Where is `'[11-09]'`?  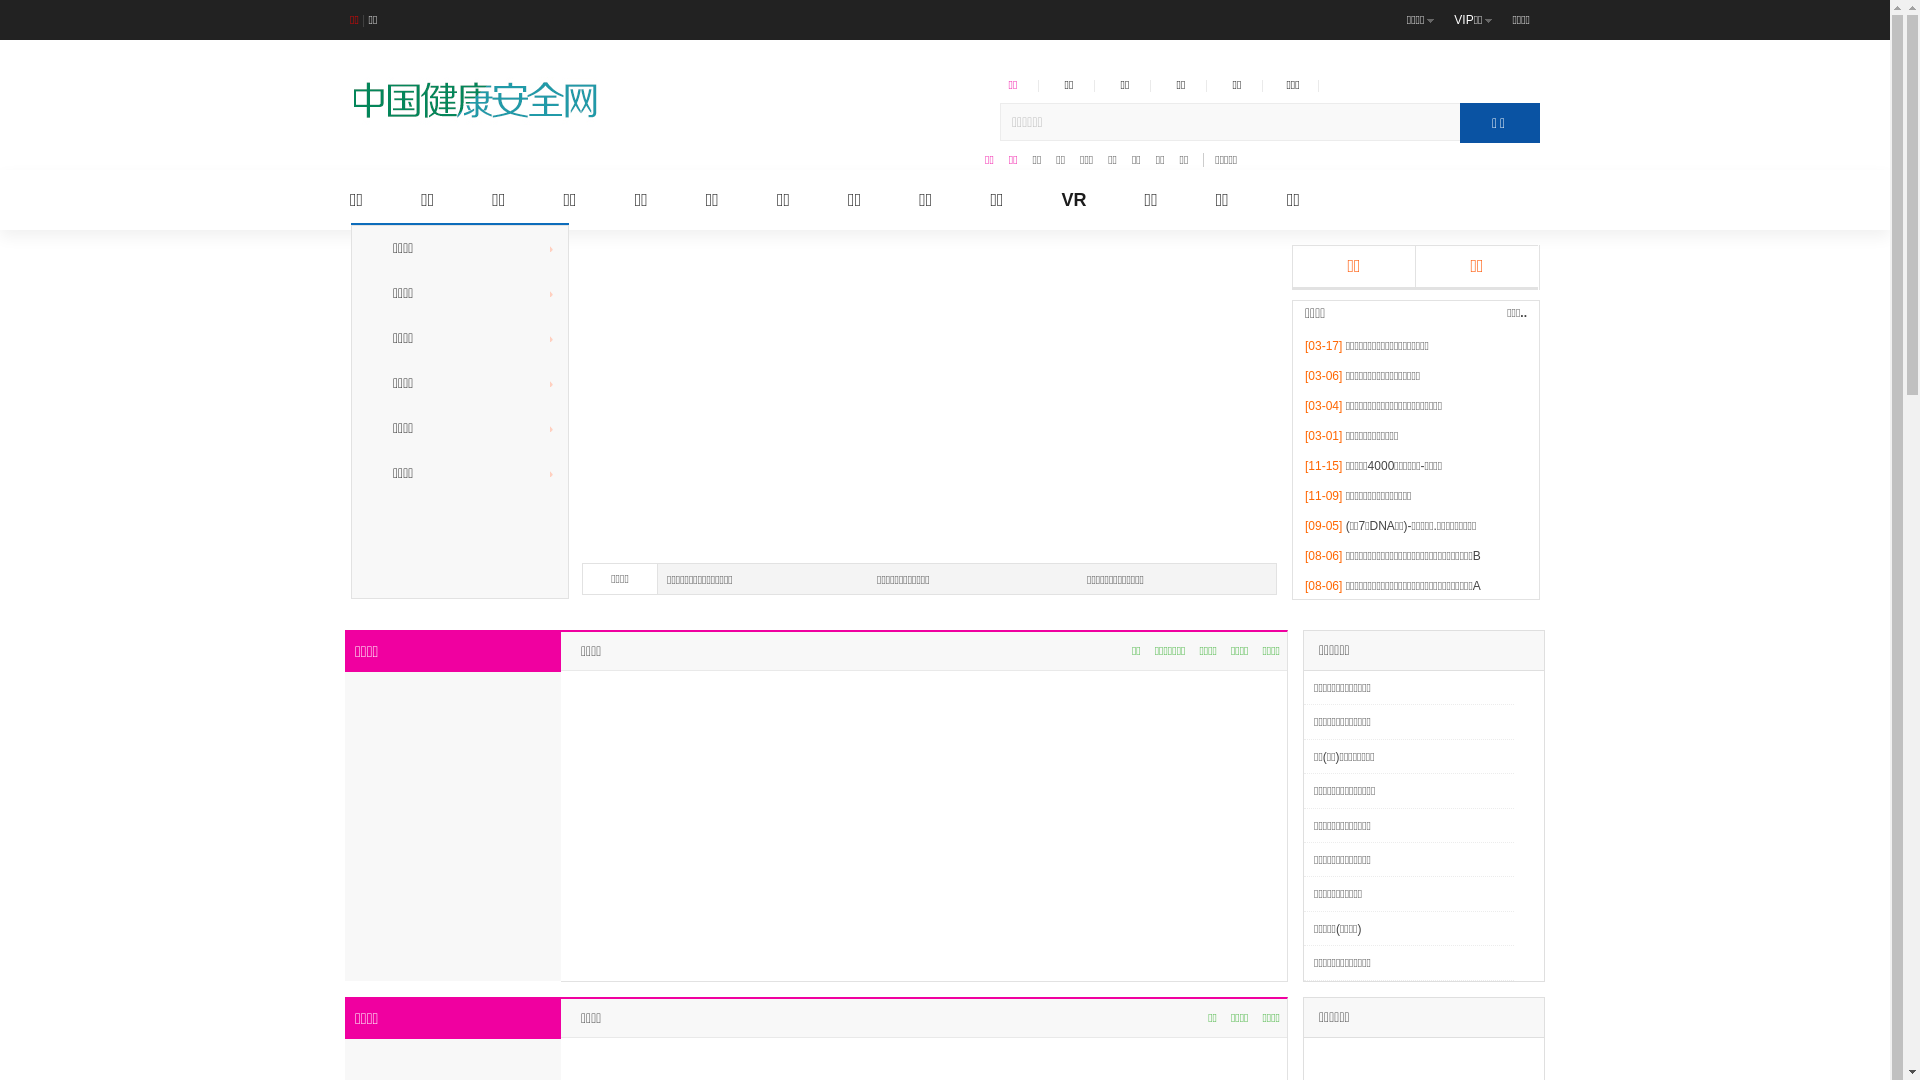
'[11-09]' is located at coordinates (1323, 495).